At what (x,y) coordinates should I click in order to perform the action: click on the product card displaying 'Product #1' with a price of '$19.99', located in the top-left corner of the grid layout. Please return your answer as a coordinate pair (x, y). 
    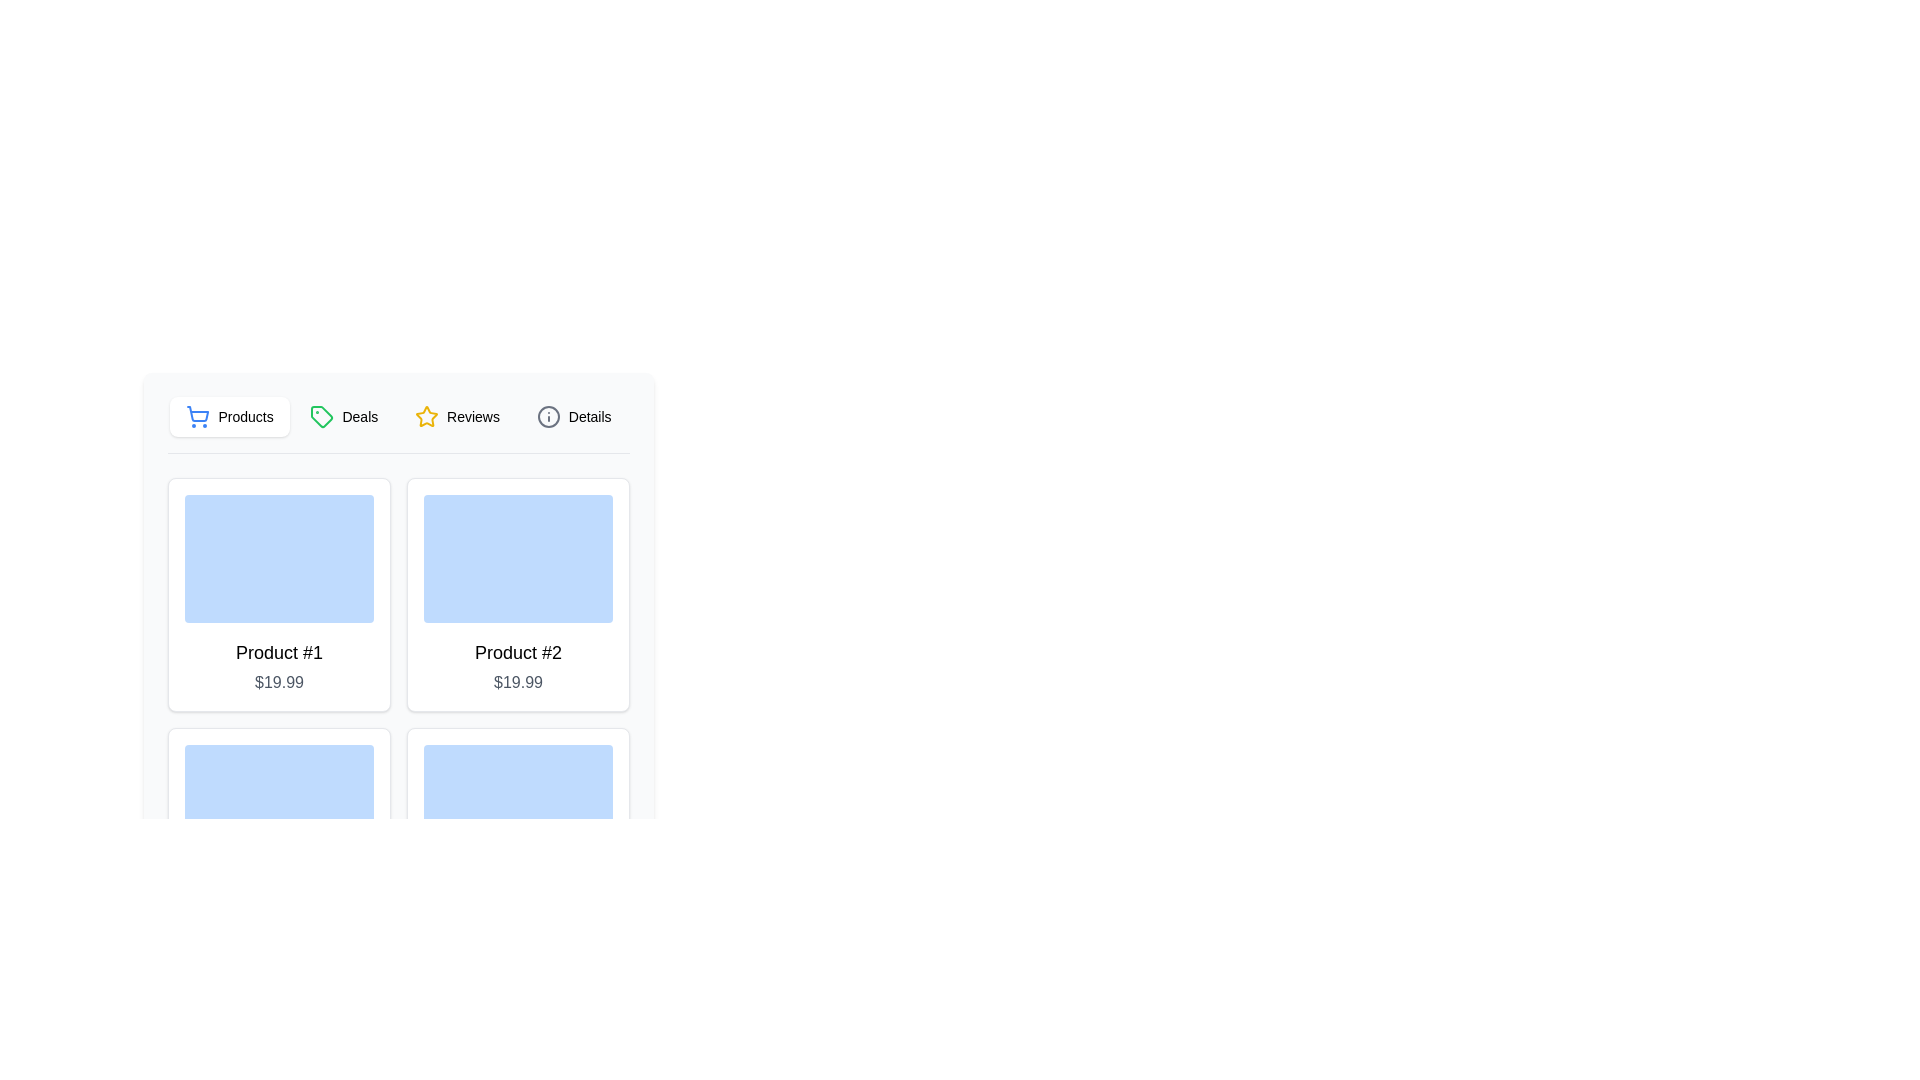
    Looking at the image, I should click on (278, 593).